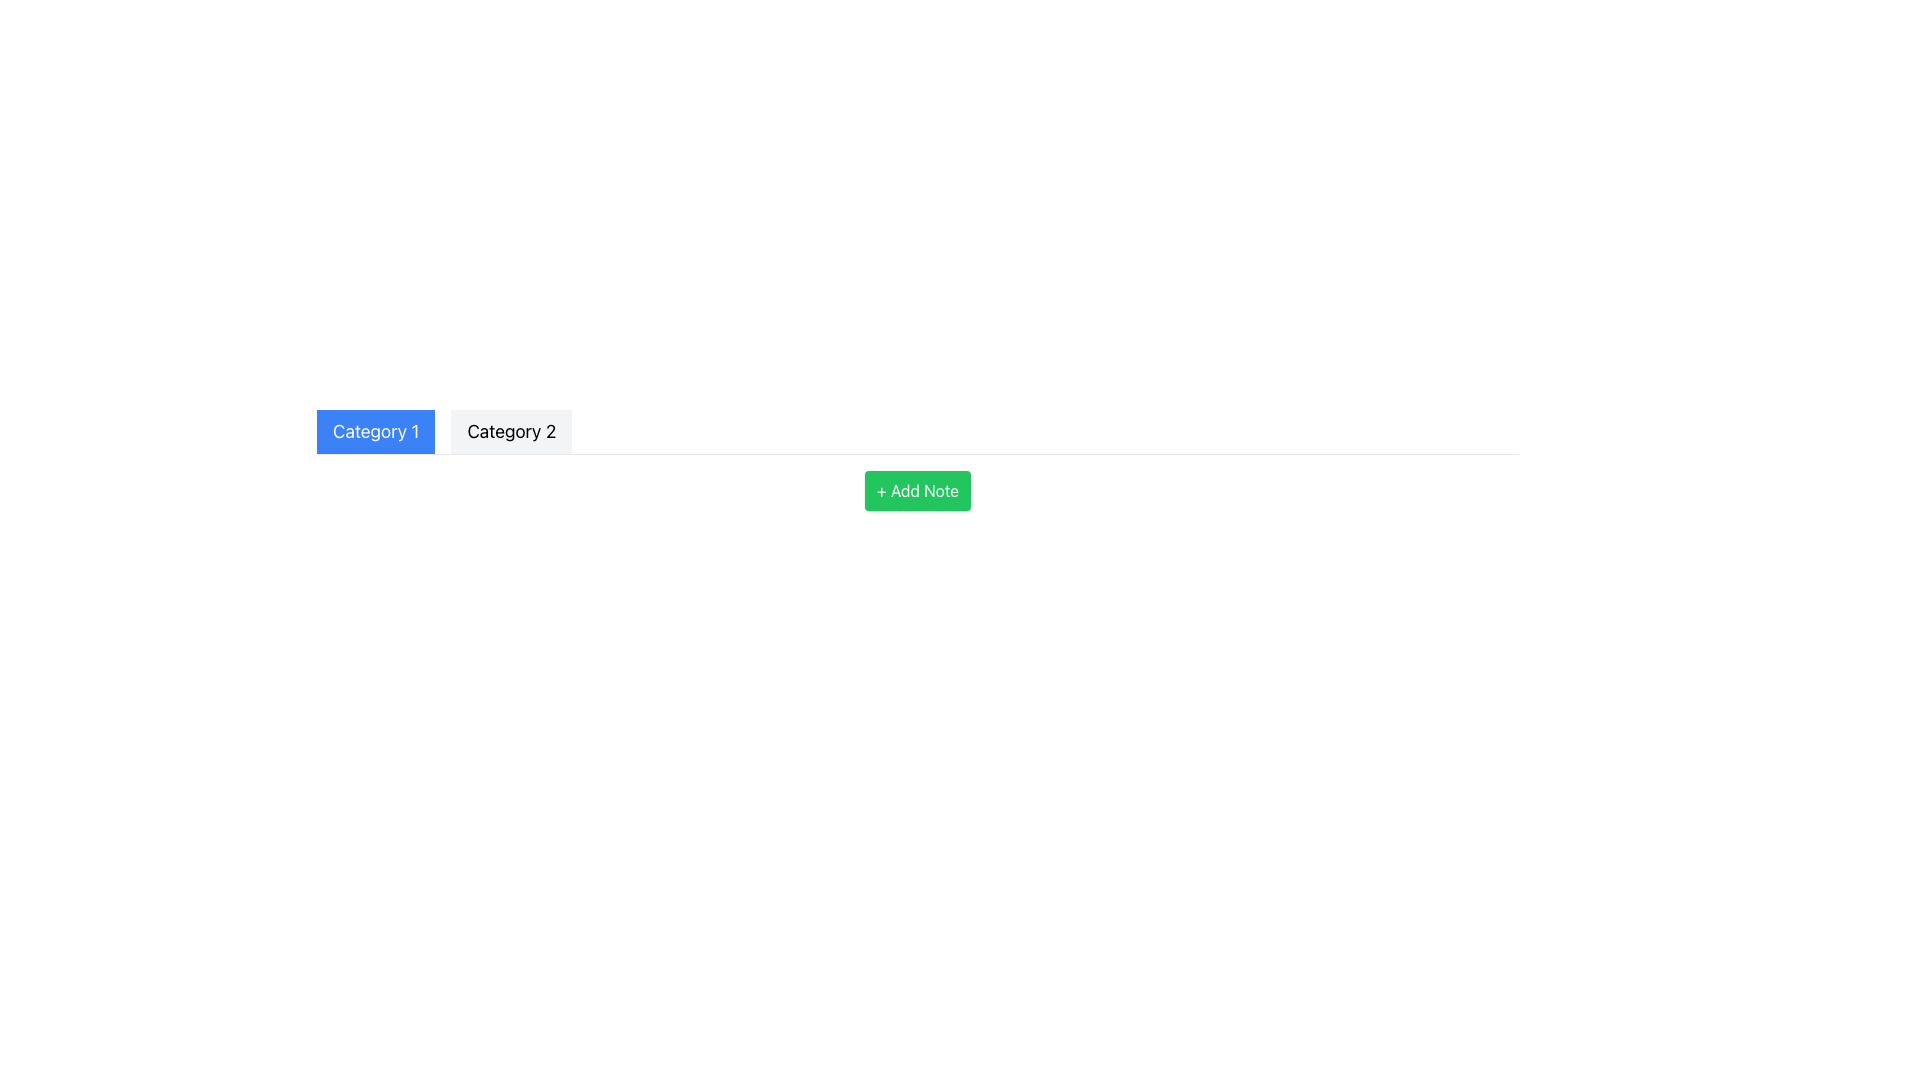 The image size is (1920, 1080). What do you see at coordinates (916, 490) in the screenshot?
I see `the button located beneath 'Category 1' and 'Category 2'` at bounding box center [916, 490].